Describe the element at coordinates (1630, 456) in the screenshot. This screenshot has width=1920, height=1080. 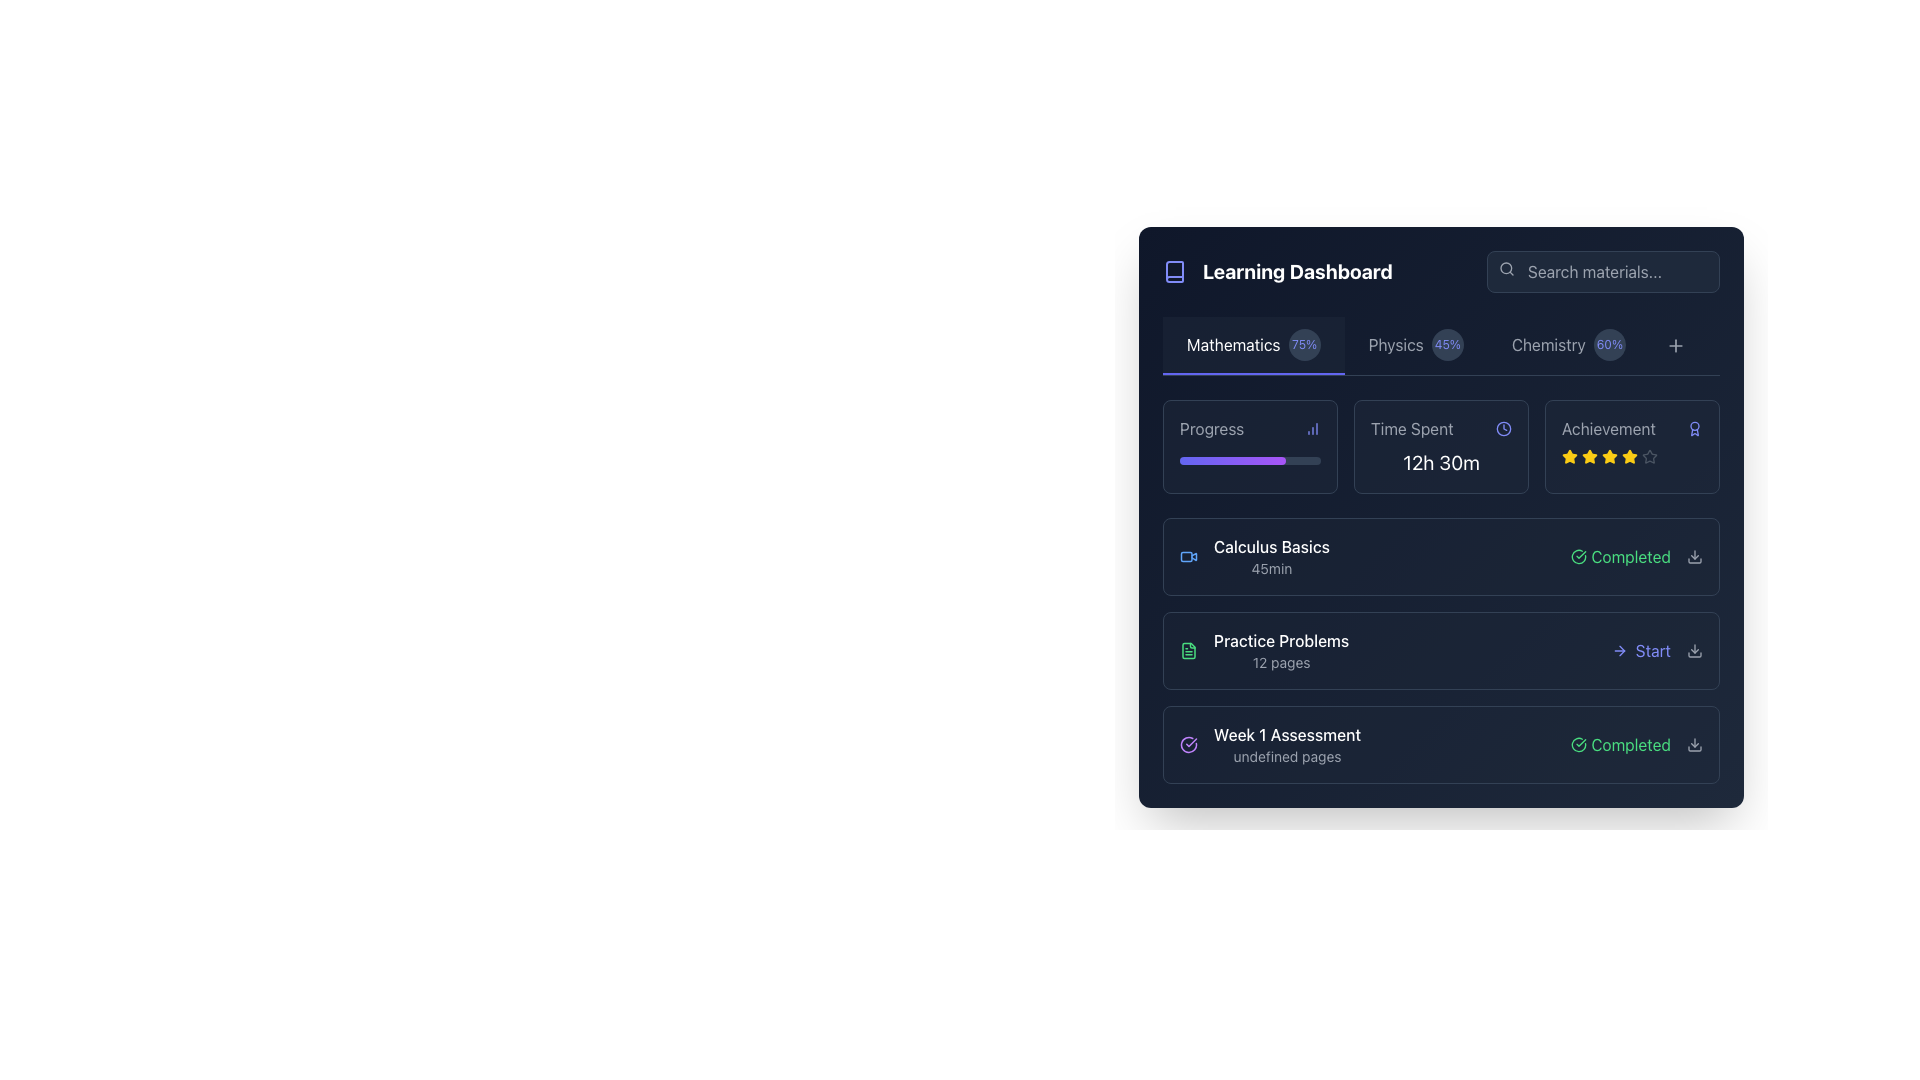
I see `the fourth star icon in the horizontal series of five stars located in the 'Achievement' section of the dashboard card, positioned to the right of 'Time Spent'` at that location.